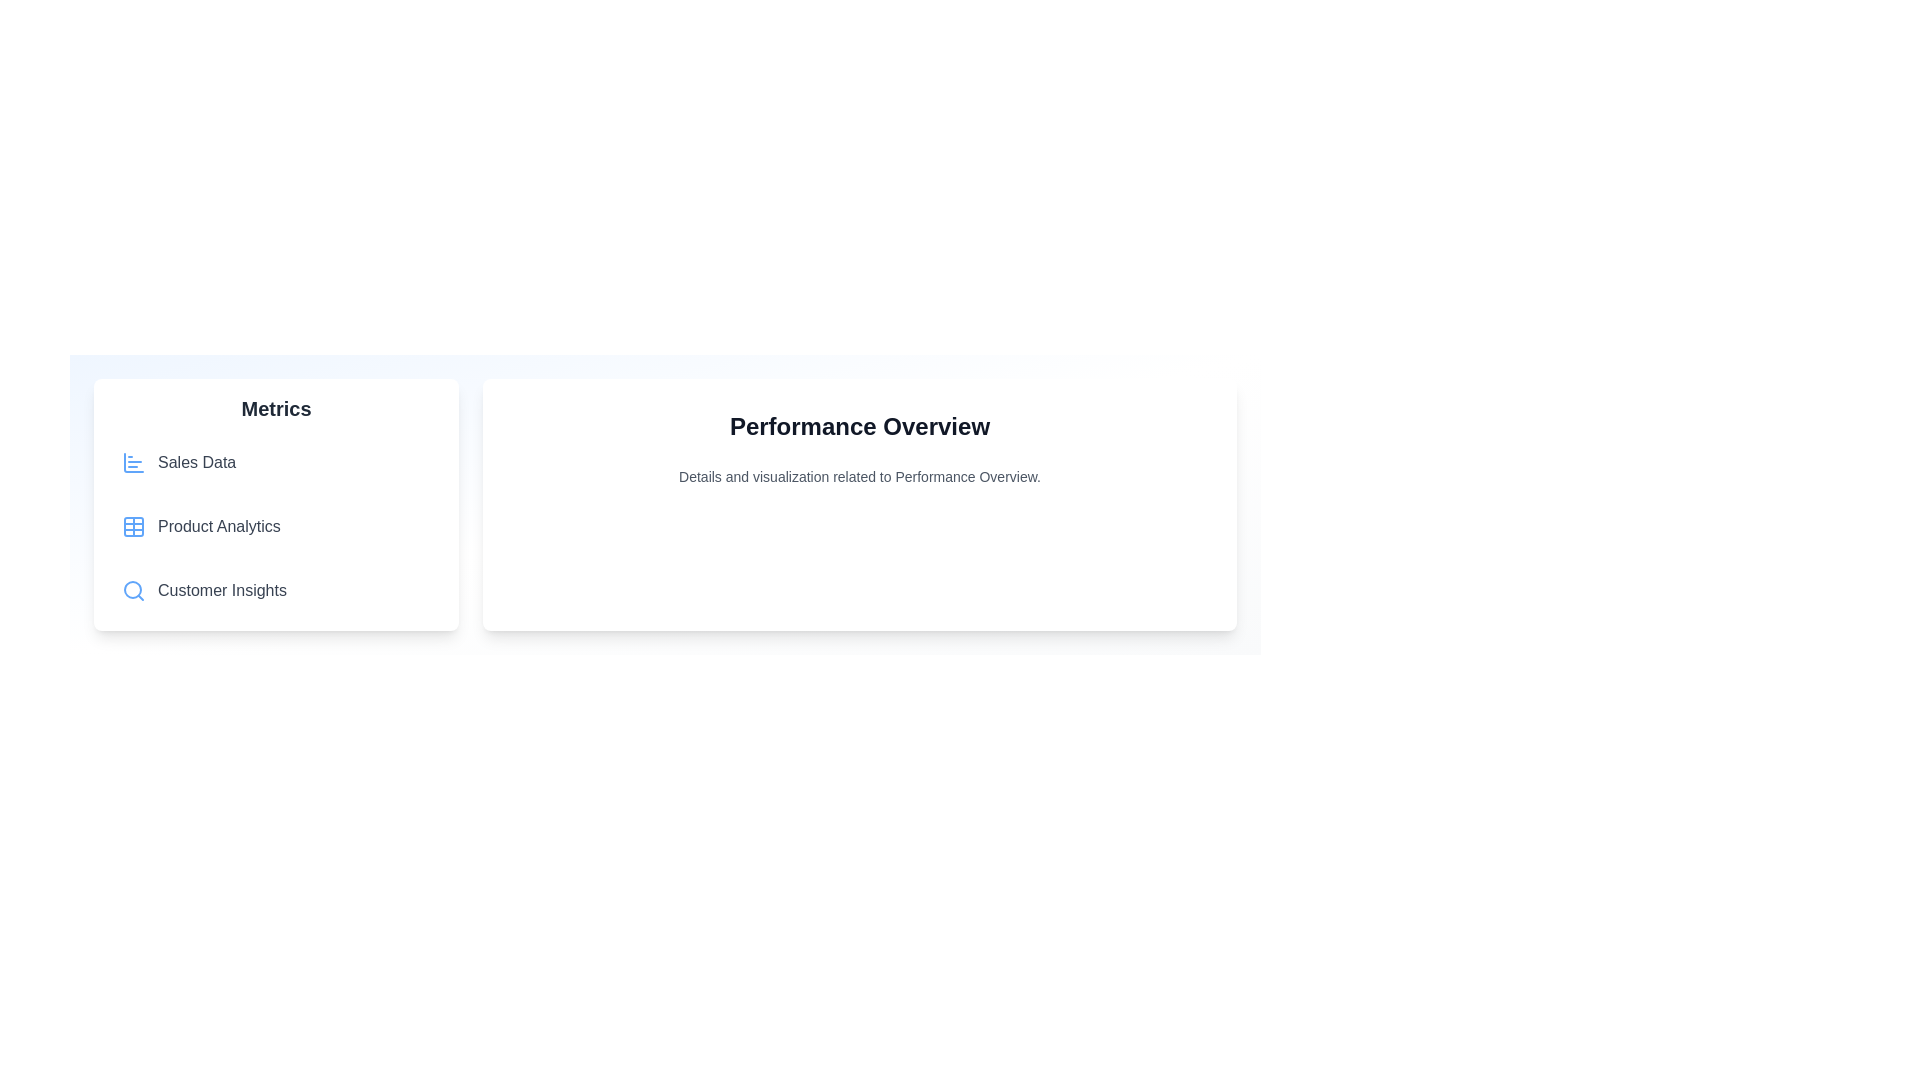  Describe the element at coordinates (275, 504) in the screenshot. I see `the second list item titled 'Product Analytics' within the 'Metrics' card` at that location.